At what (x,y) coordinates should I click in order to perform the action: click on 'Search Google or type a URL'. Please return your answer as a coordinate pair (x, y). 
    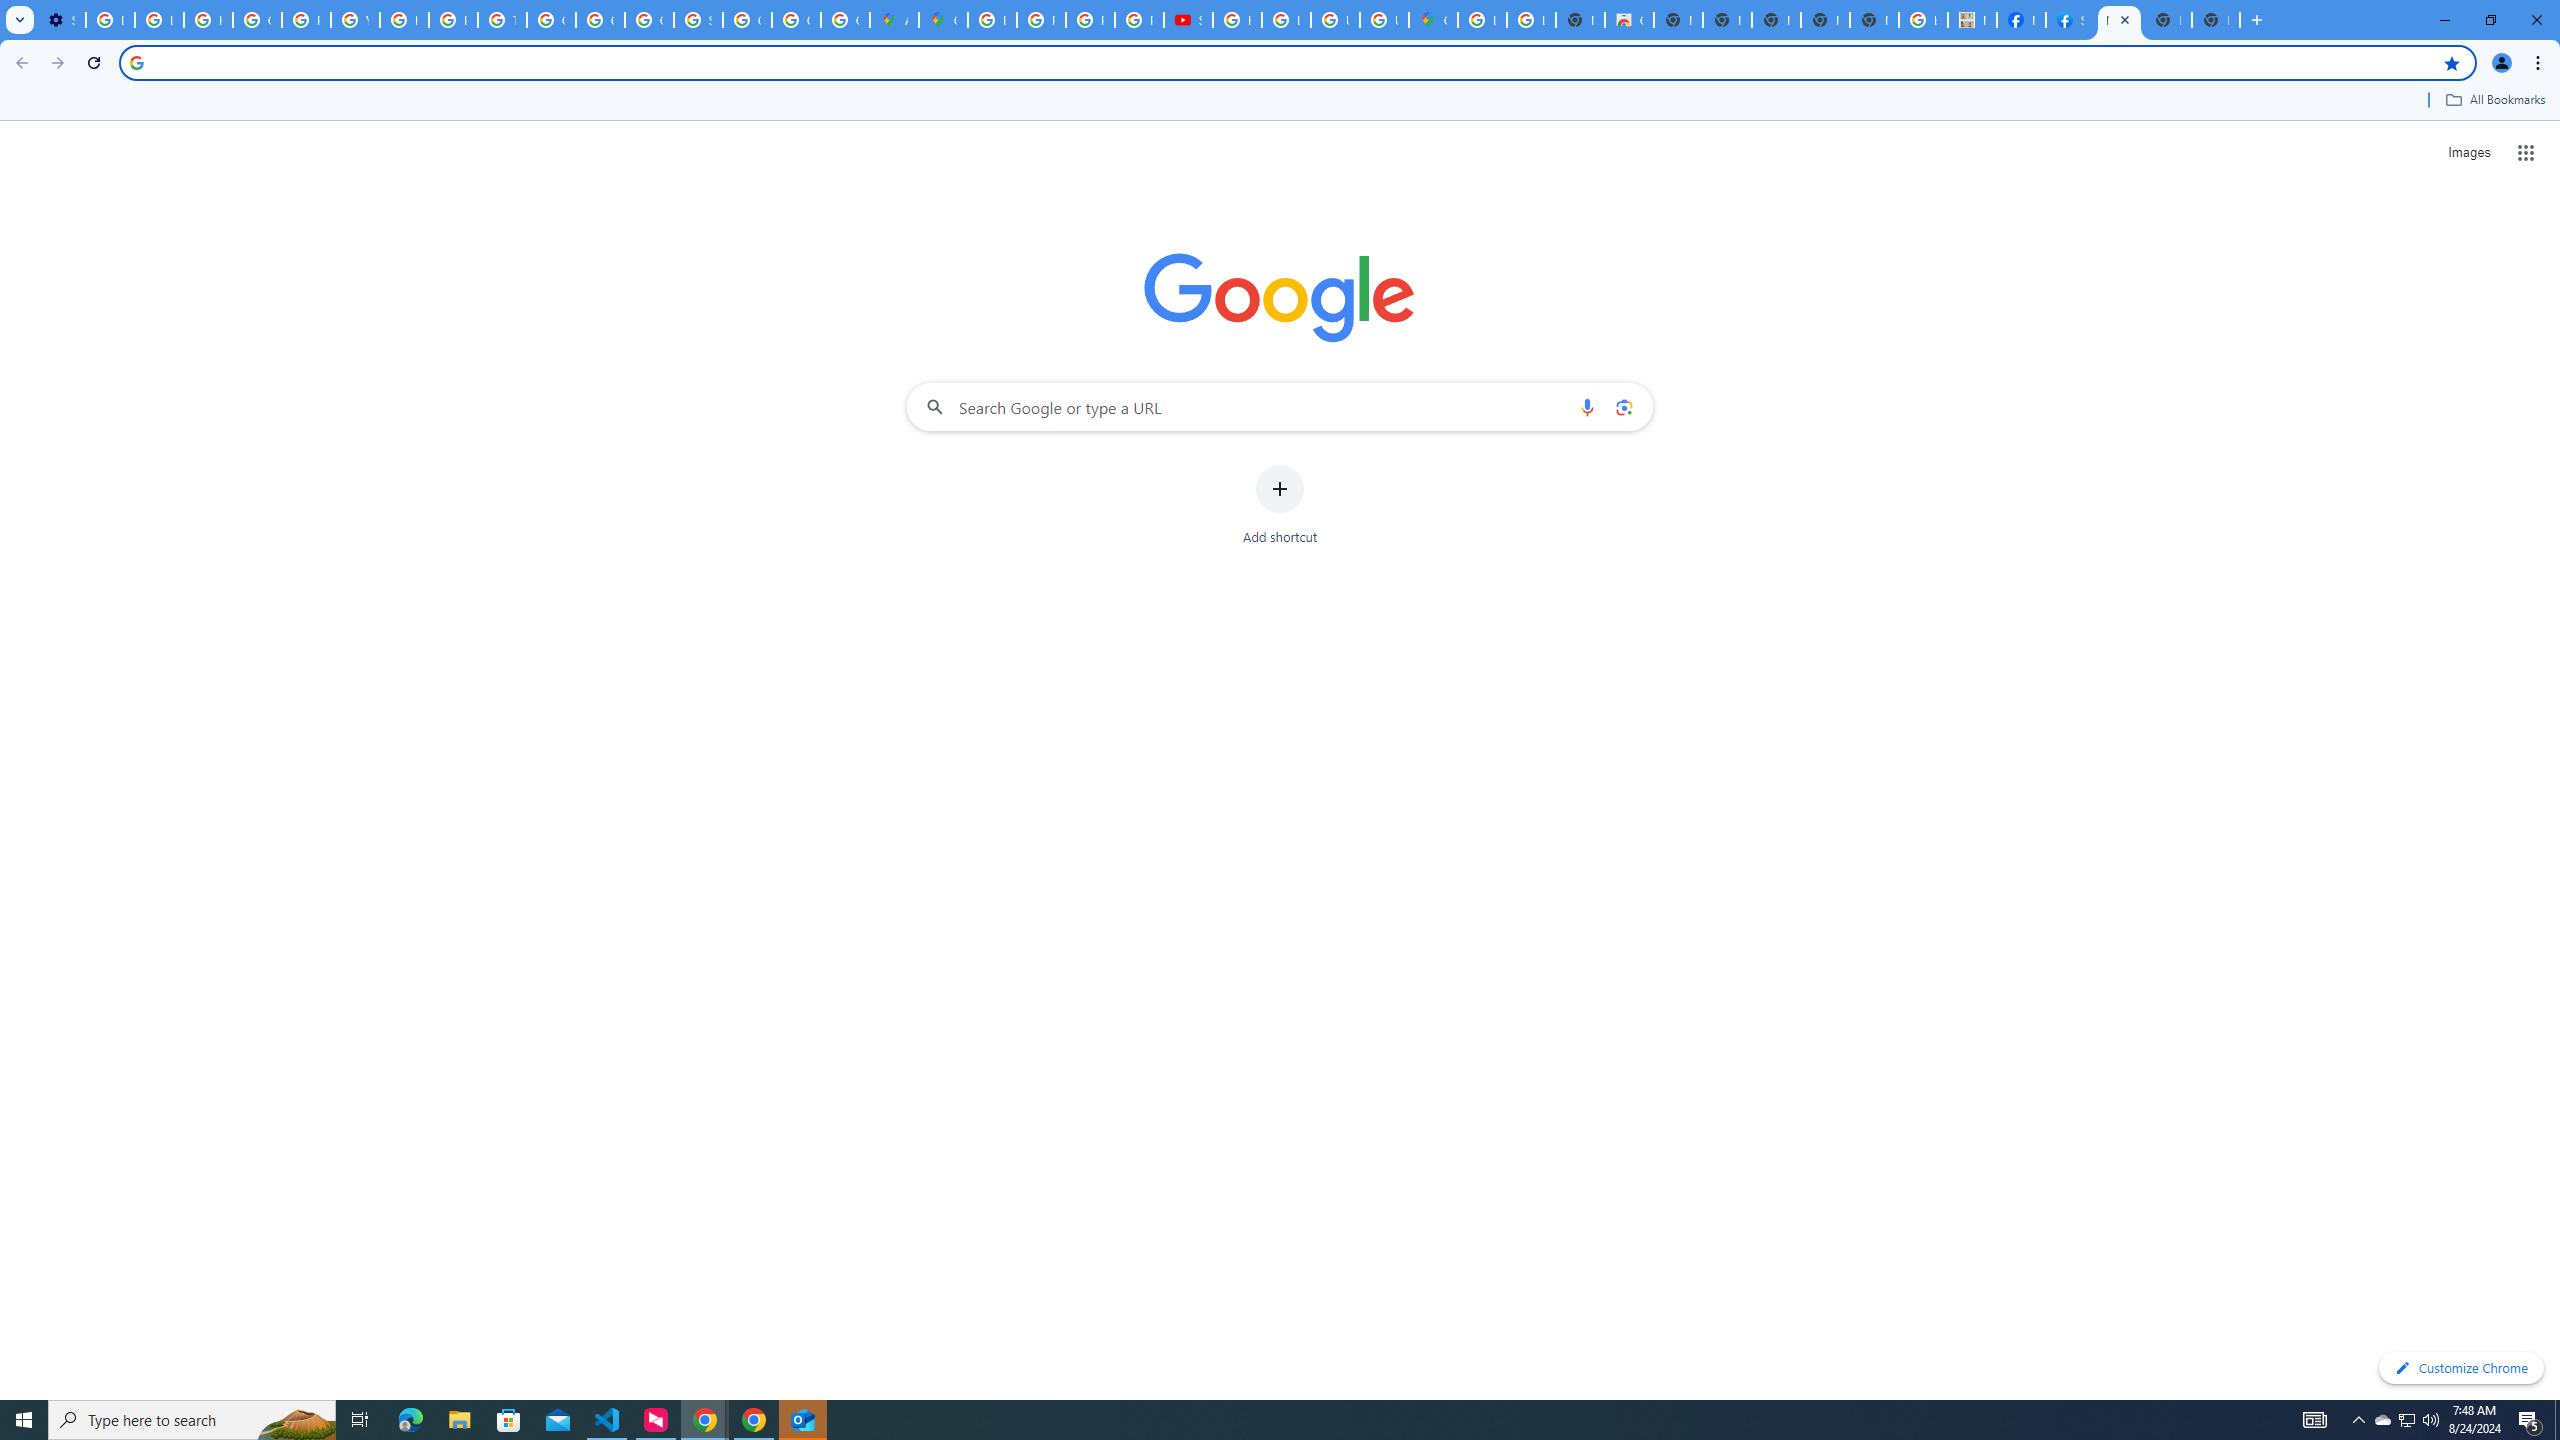
    Looking at the image, I should click on (1280, 405).